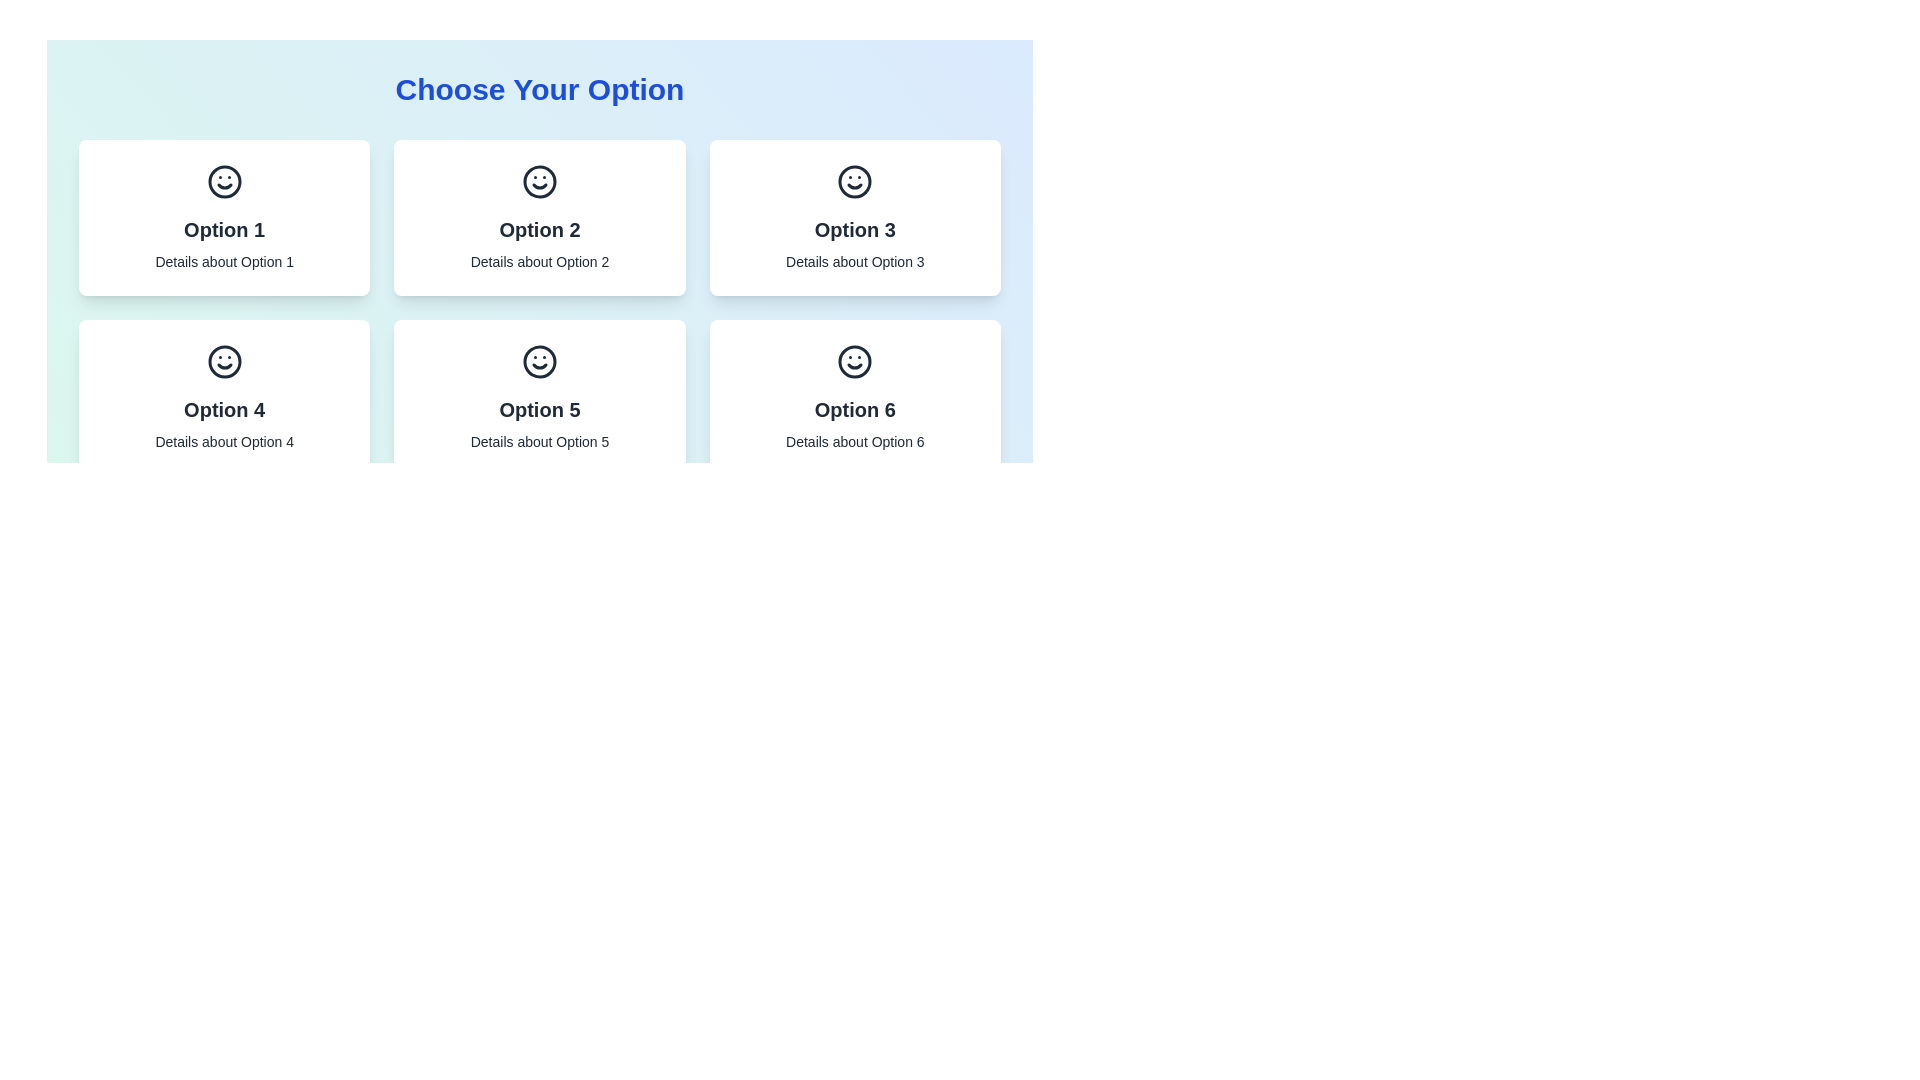 The image size is (1920, 1080). What do you see at coordinates (539, 181) in the screenshot?
I see `the smiling face icon representing 'Option 2' card, which is centered at the top of the card in the grid layout` at bounding box center [539, 181].